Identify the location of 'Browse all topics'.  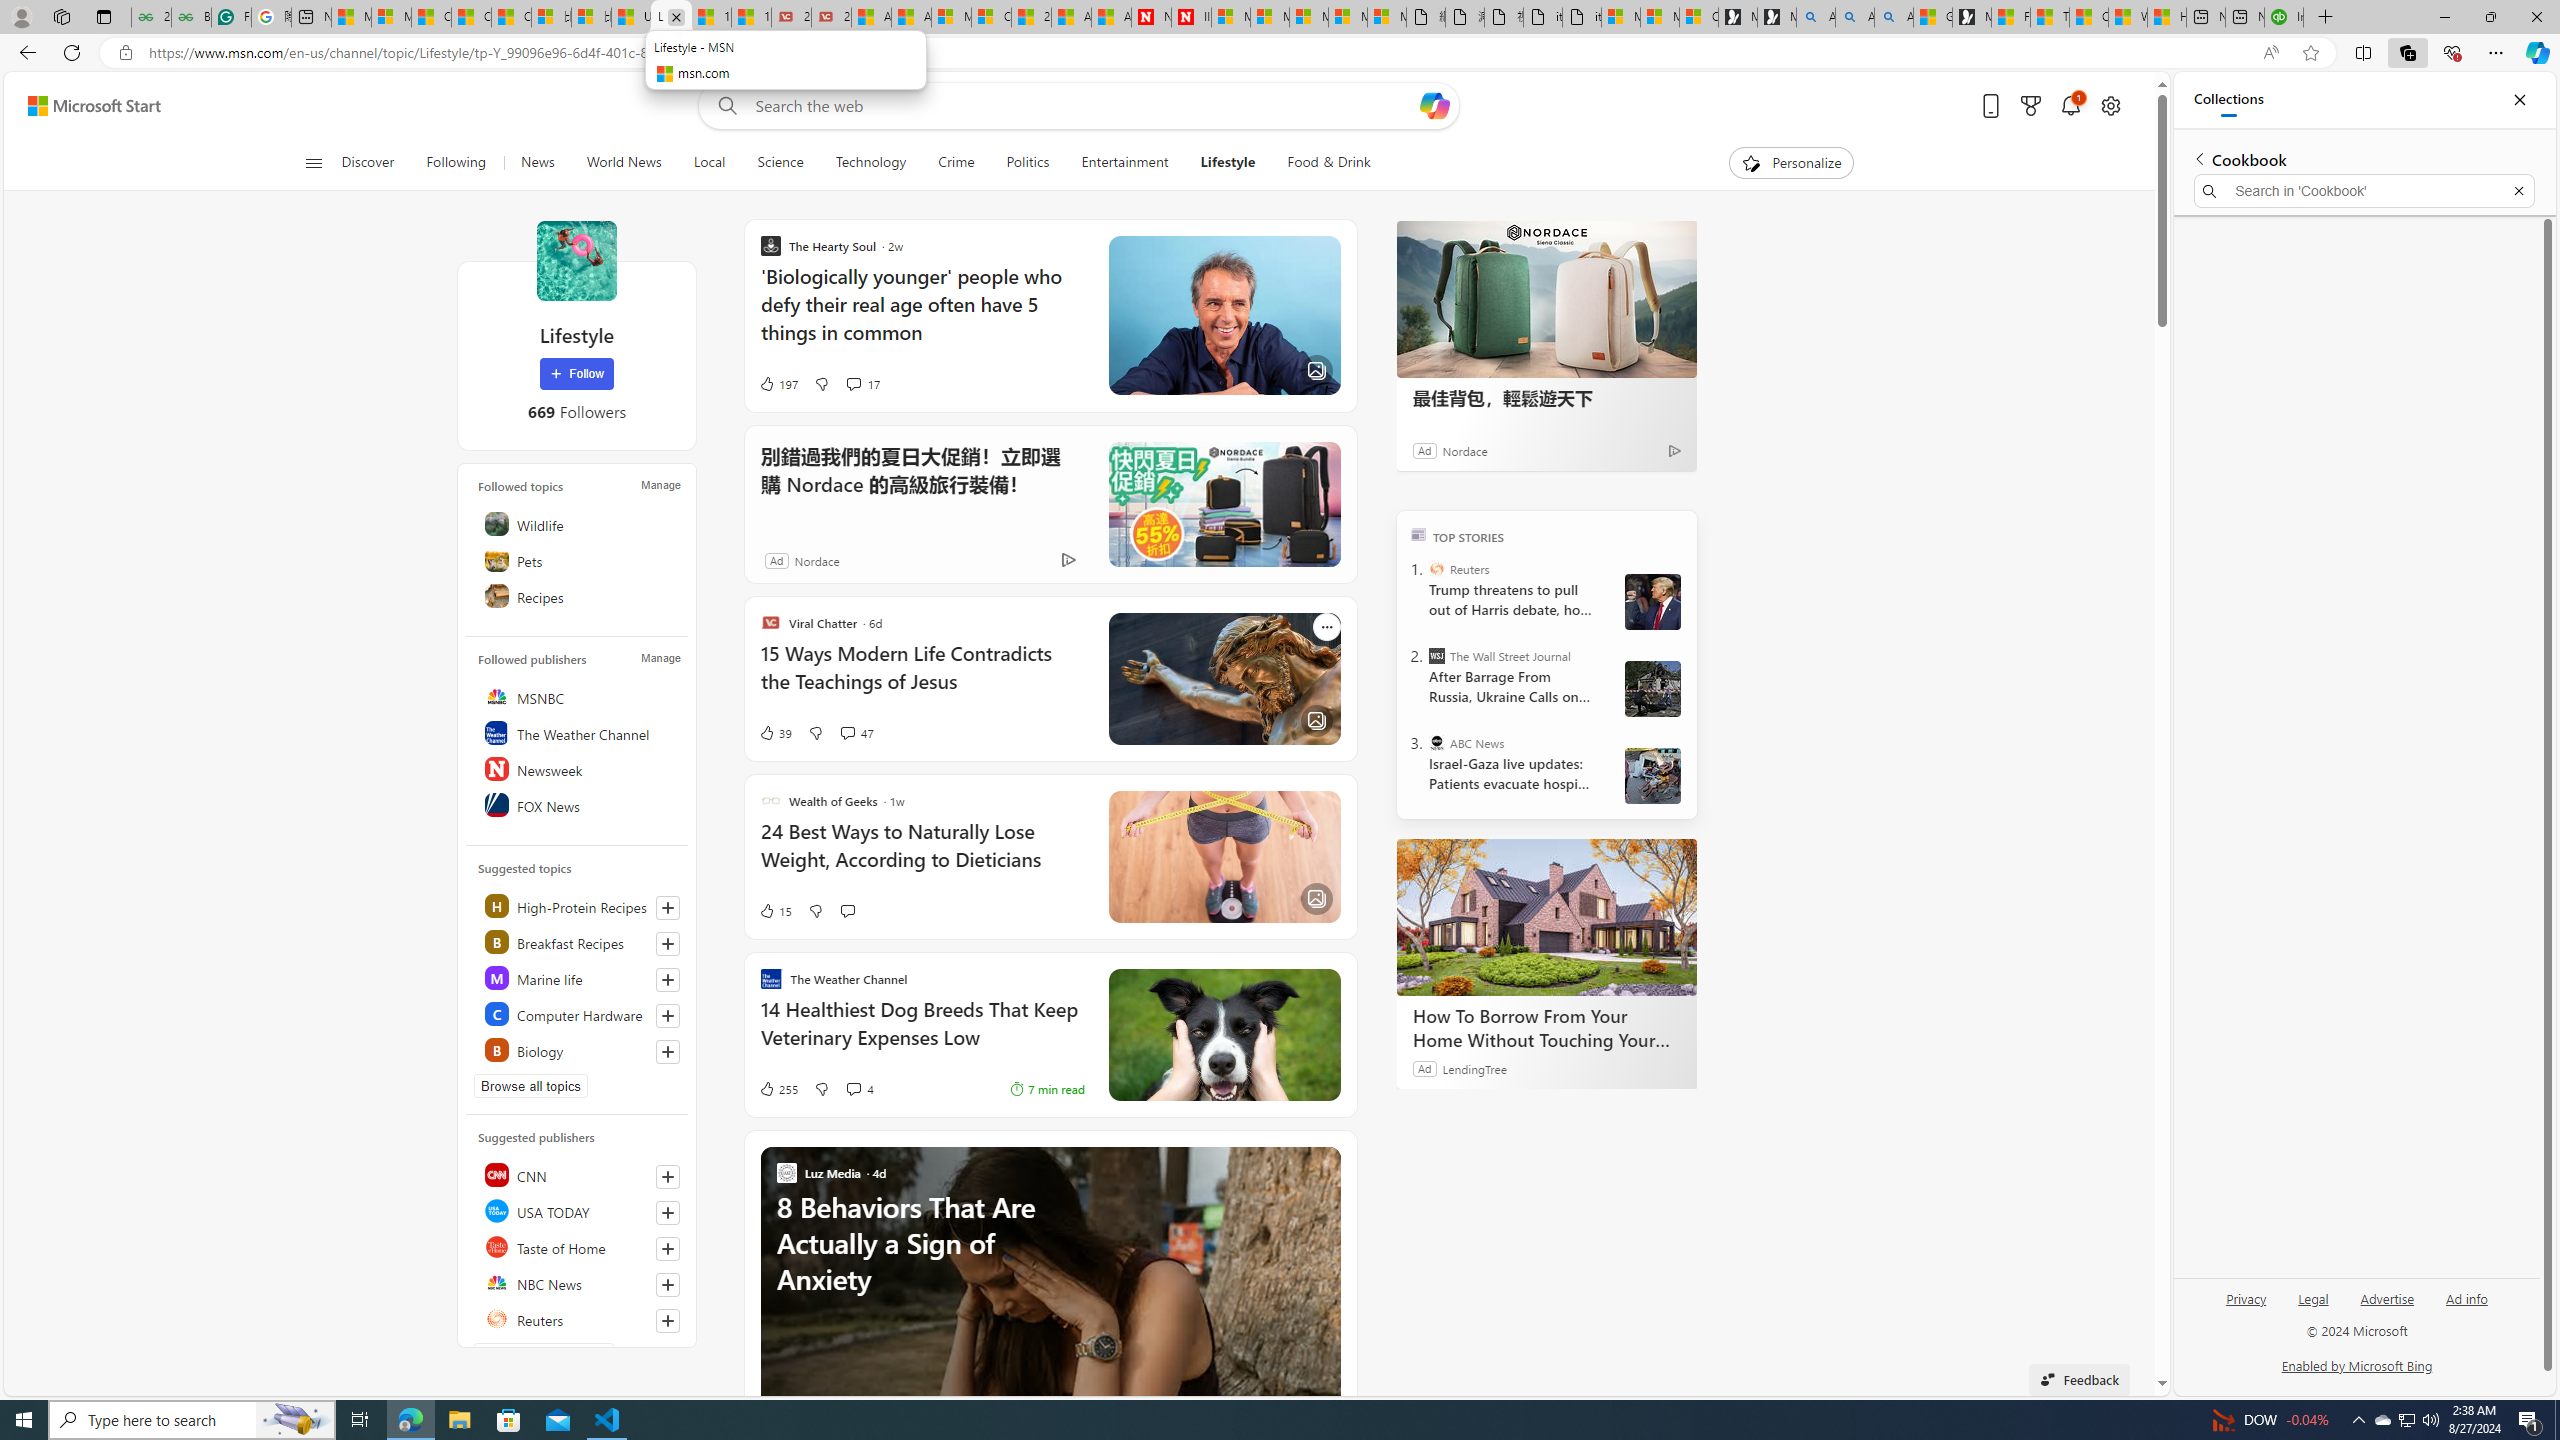
(530, 1084).